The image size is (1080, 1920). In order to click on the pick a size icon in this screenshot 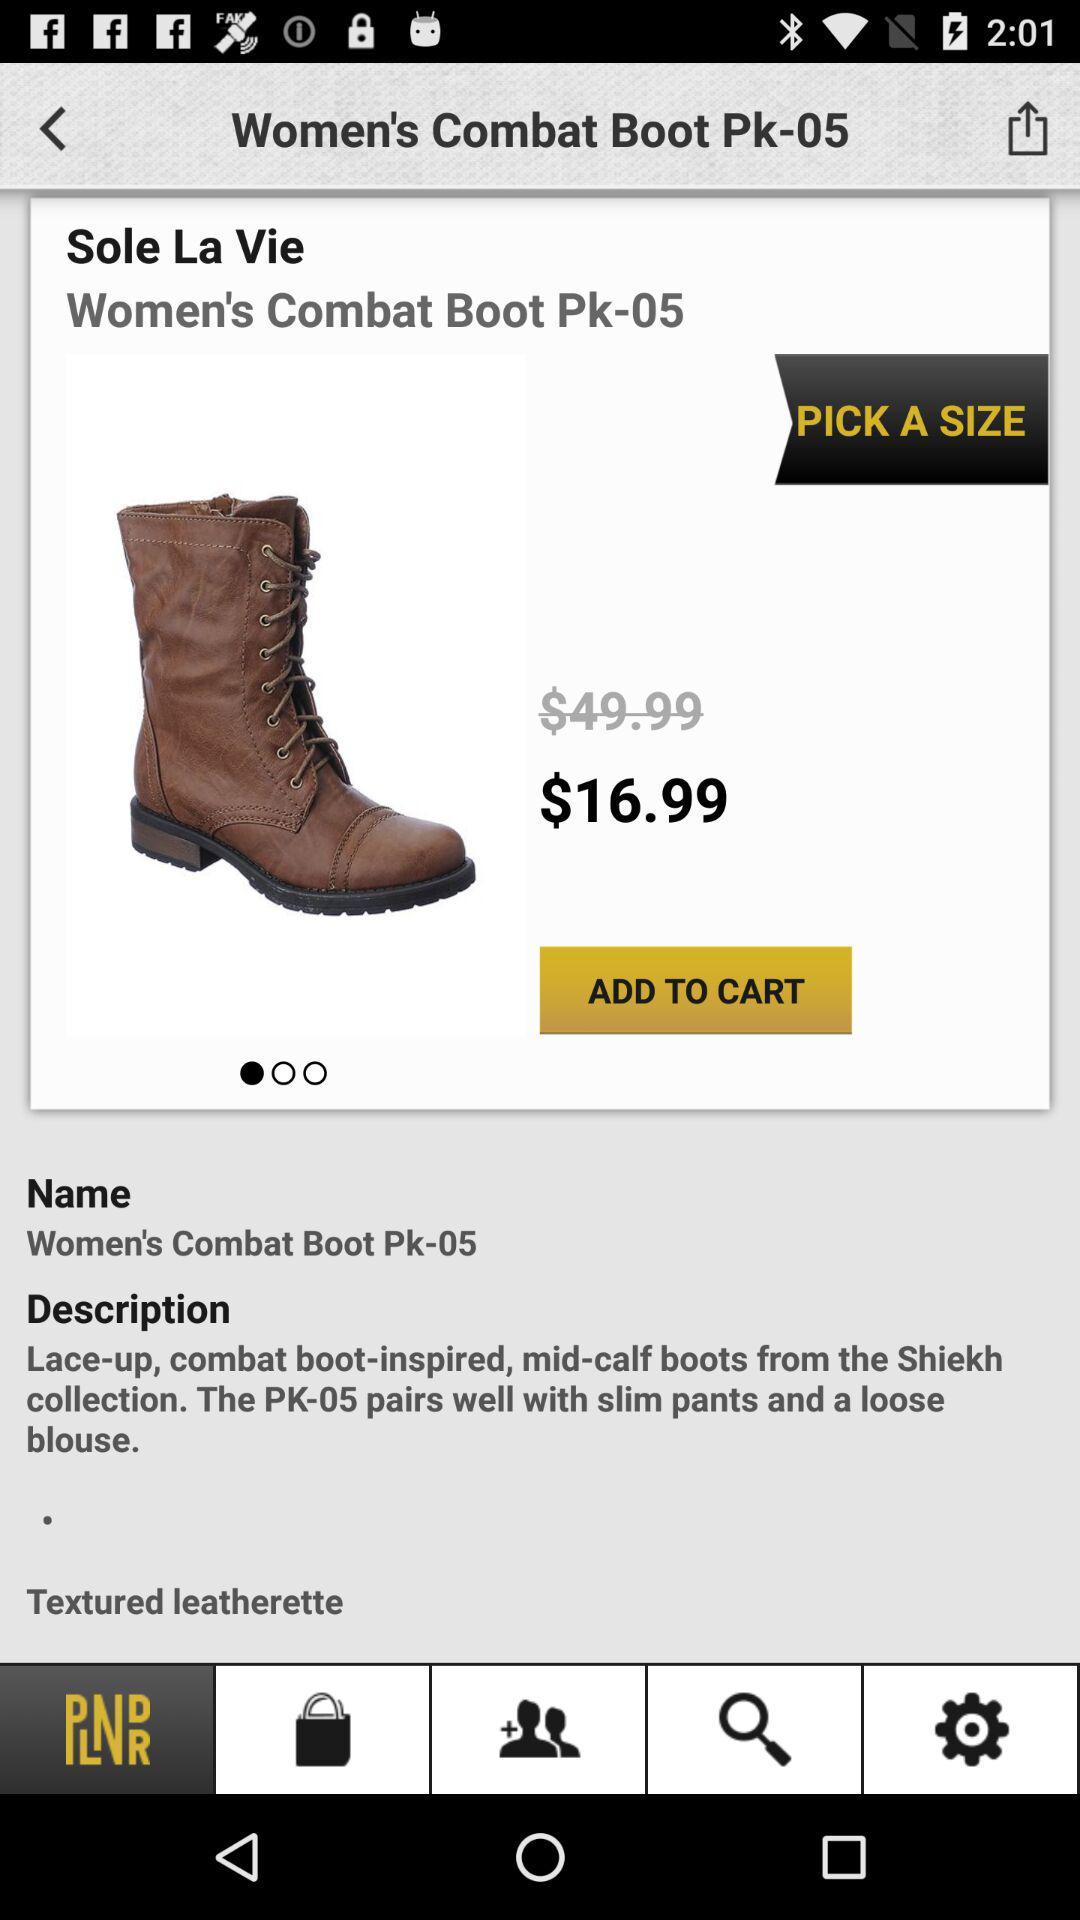, I will do `click(910, 418)`.